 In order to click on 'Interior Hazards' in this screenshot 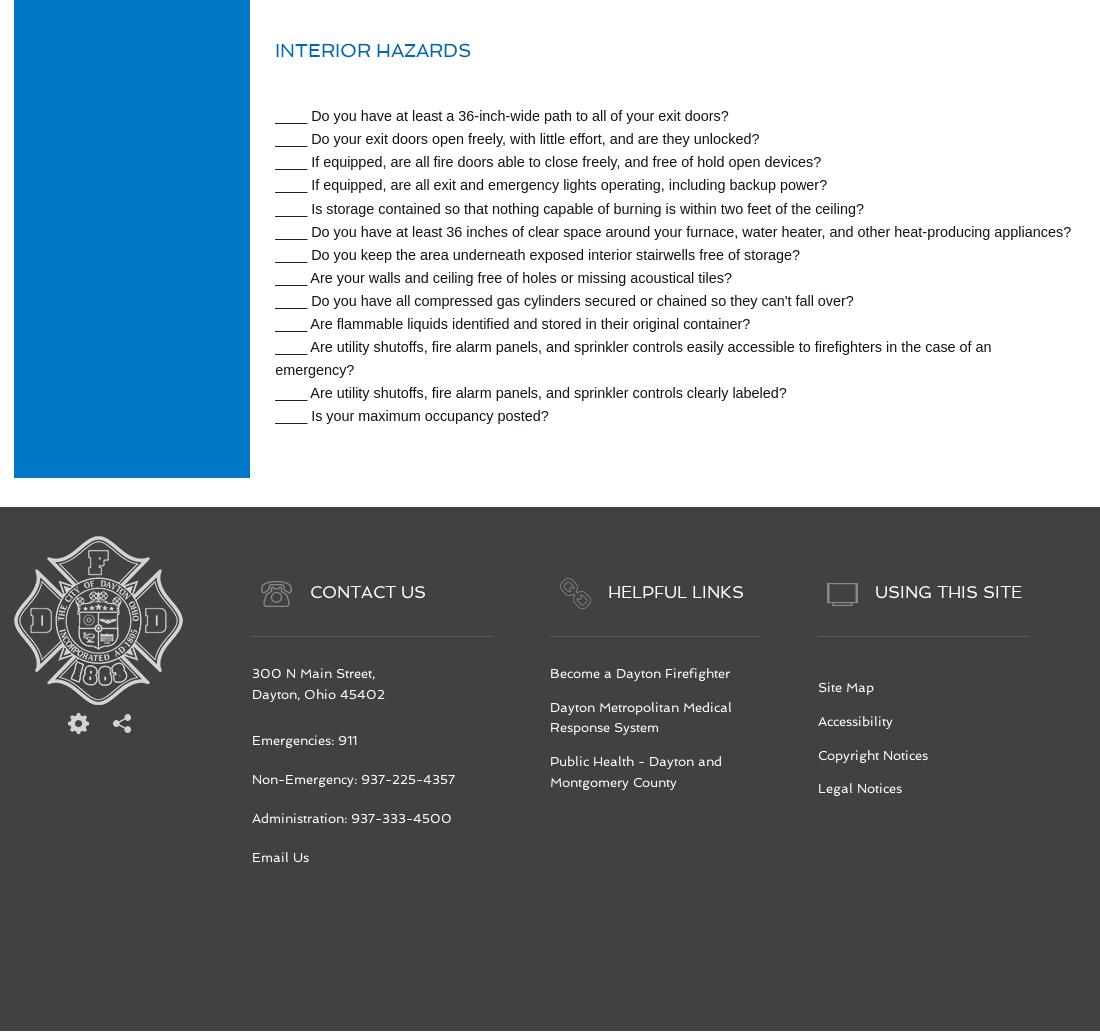, I will do `click(373, 50)`.